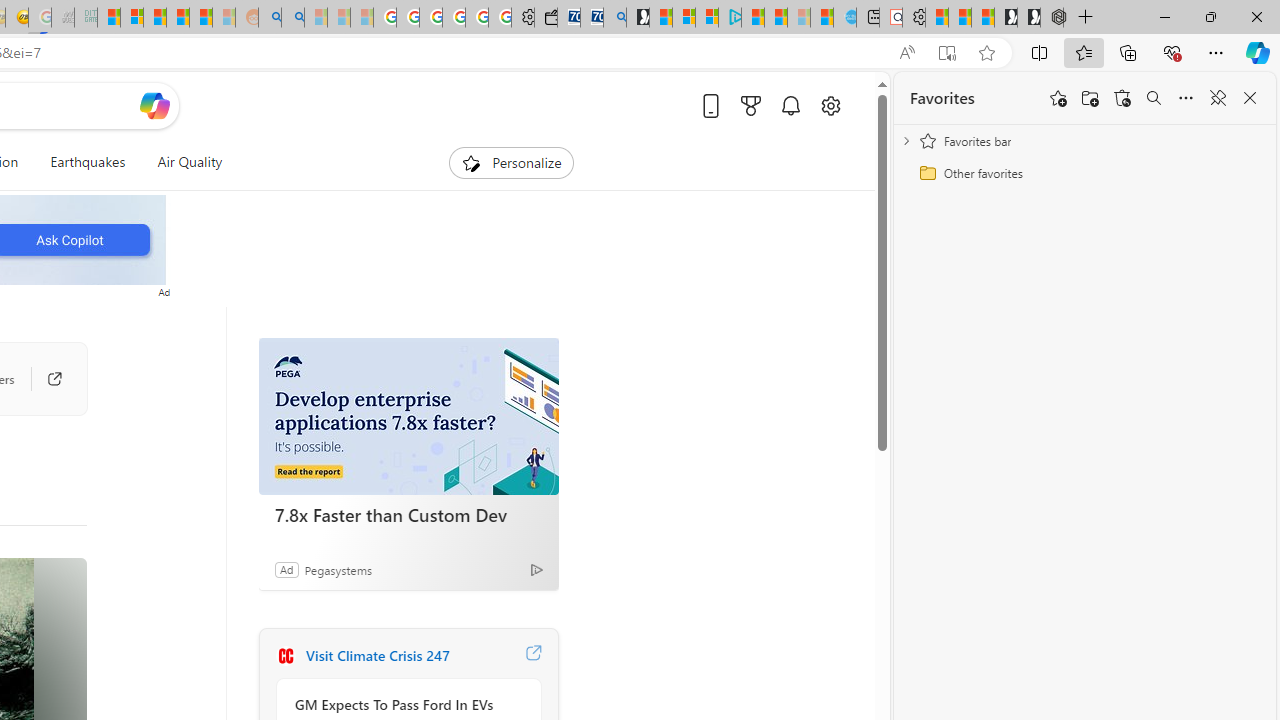 The width and height of the screenshot is (1280, 720). I want to click on '7.8x Faster than Custom Dev', so click(407, 514).